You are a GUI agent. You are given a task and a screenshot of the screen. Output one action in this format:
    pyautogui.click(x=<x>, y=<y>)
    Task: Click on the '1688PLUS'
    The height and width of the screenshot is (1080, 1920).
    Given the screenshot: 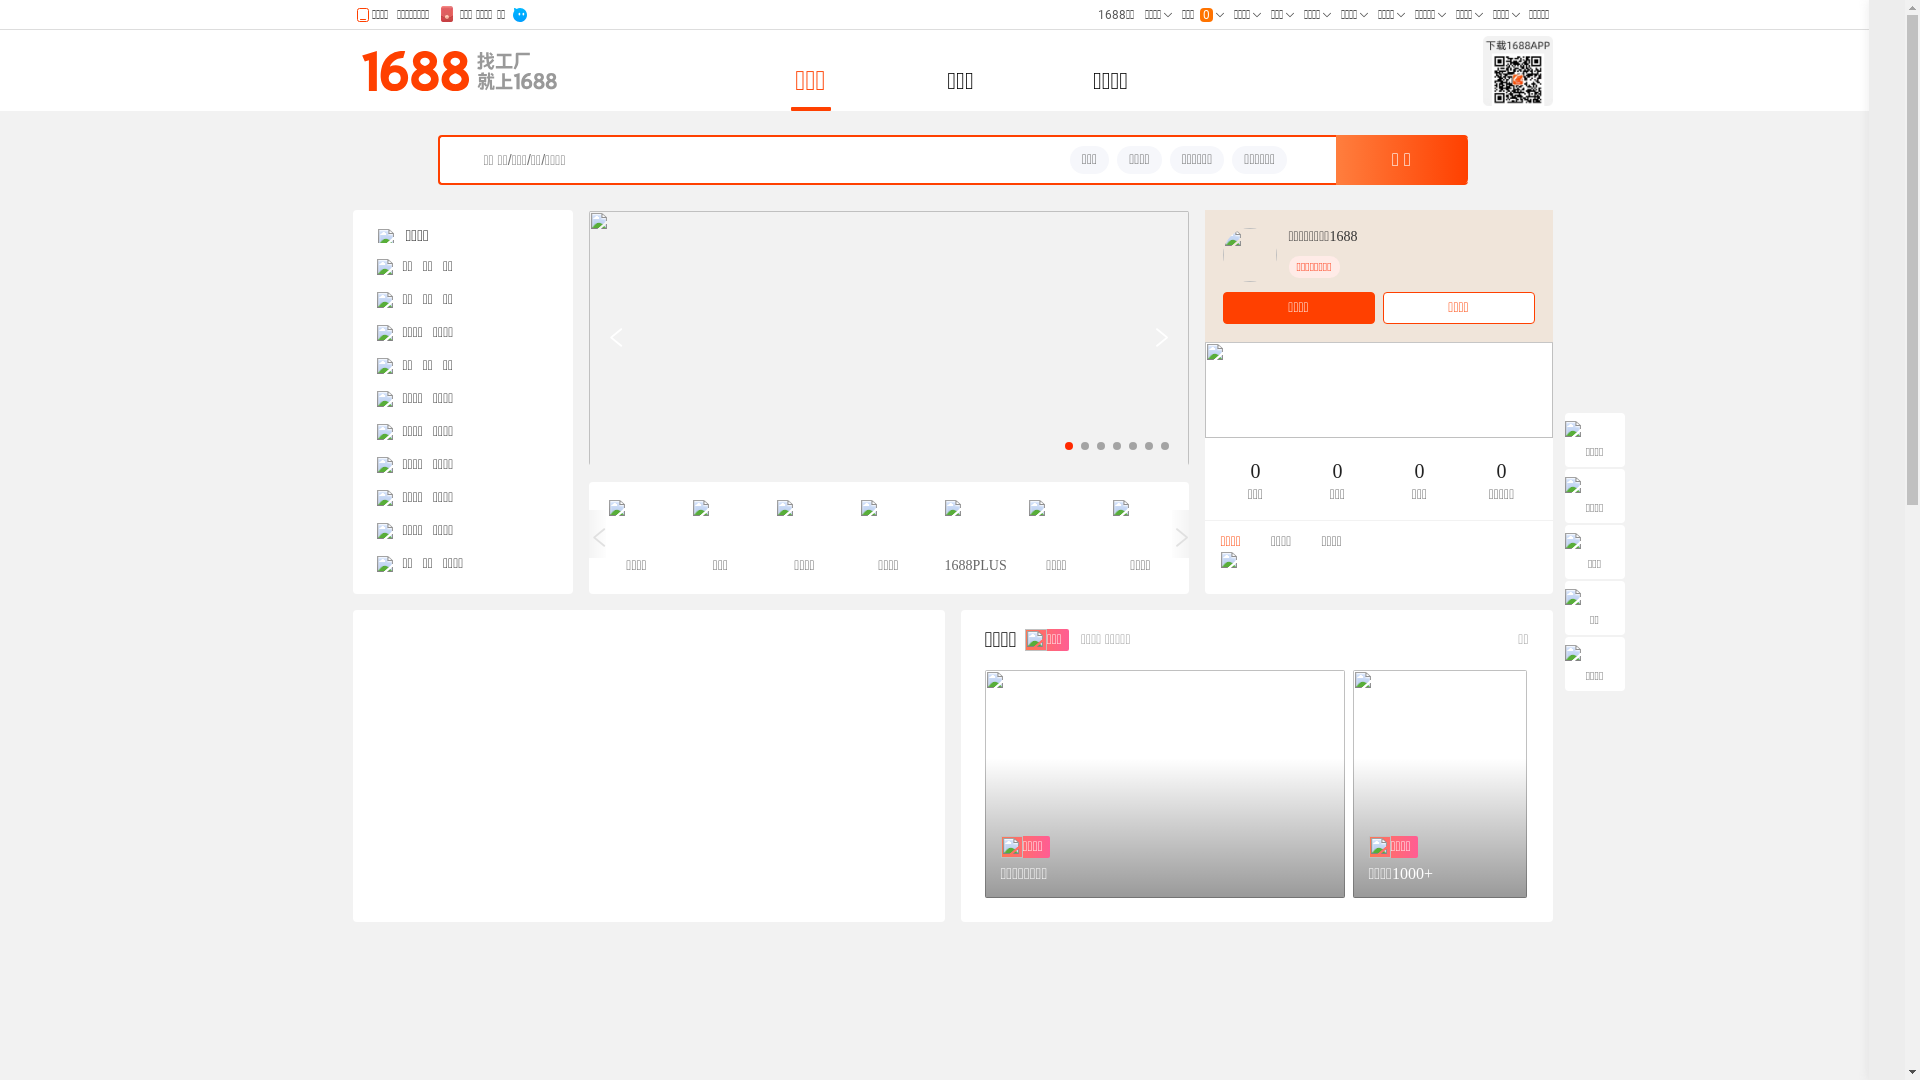 What is the action you would take?
    pyautogui.click(x=971, y=536)
    